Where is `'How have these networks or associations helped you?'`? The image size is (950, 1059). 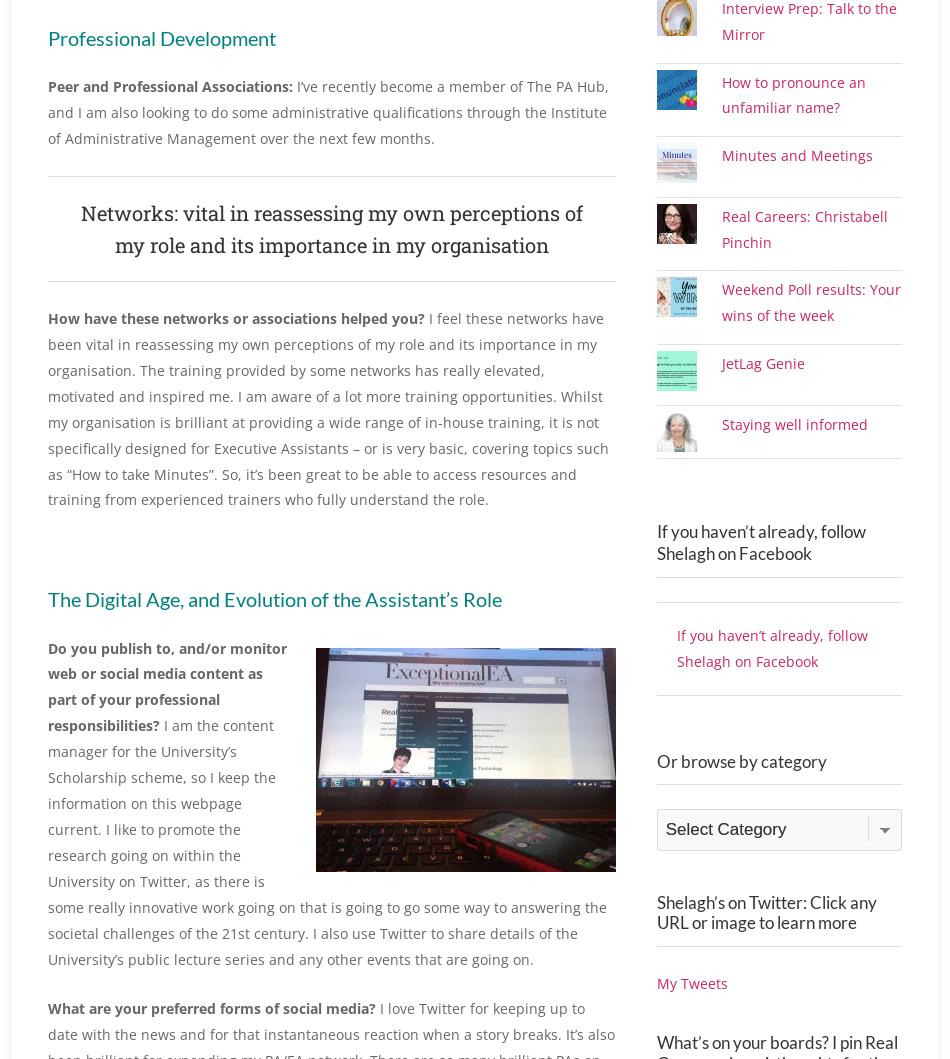 'How have these networks or associations helped you?' is located at coordinates (236, 318).